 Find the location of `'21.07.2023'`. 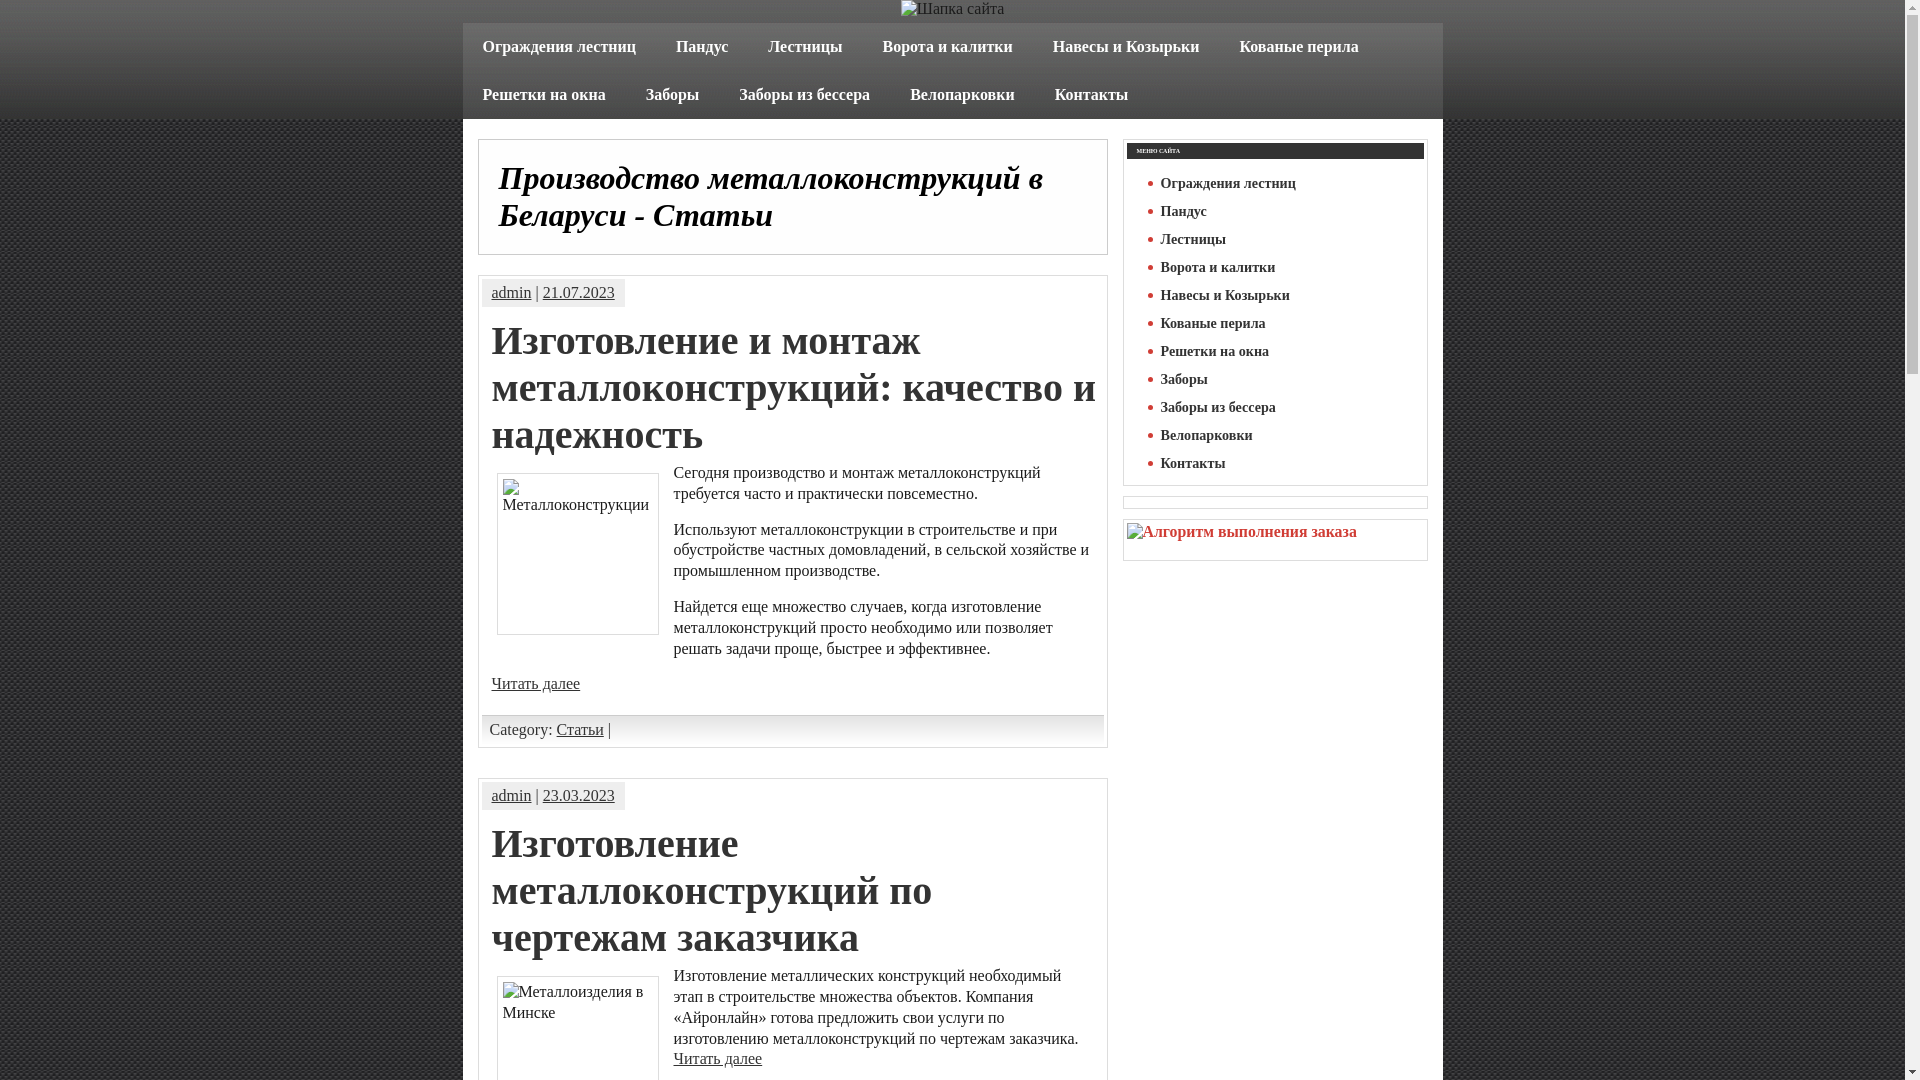

'21.07.2023' is located at coordinates (578, 292).